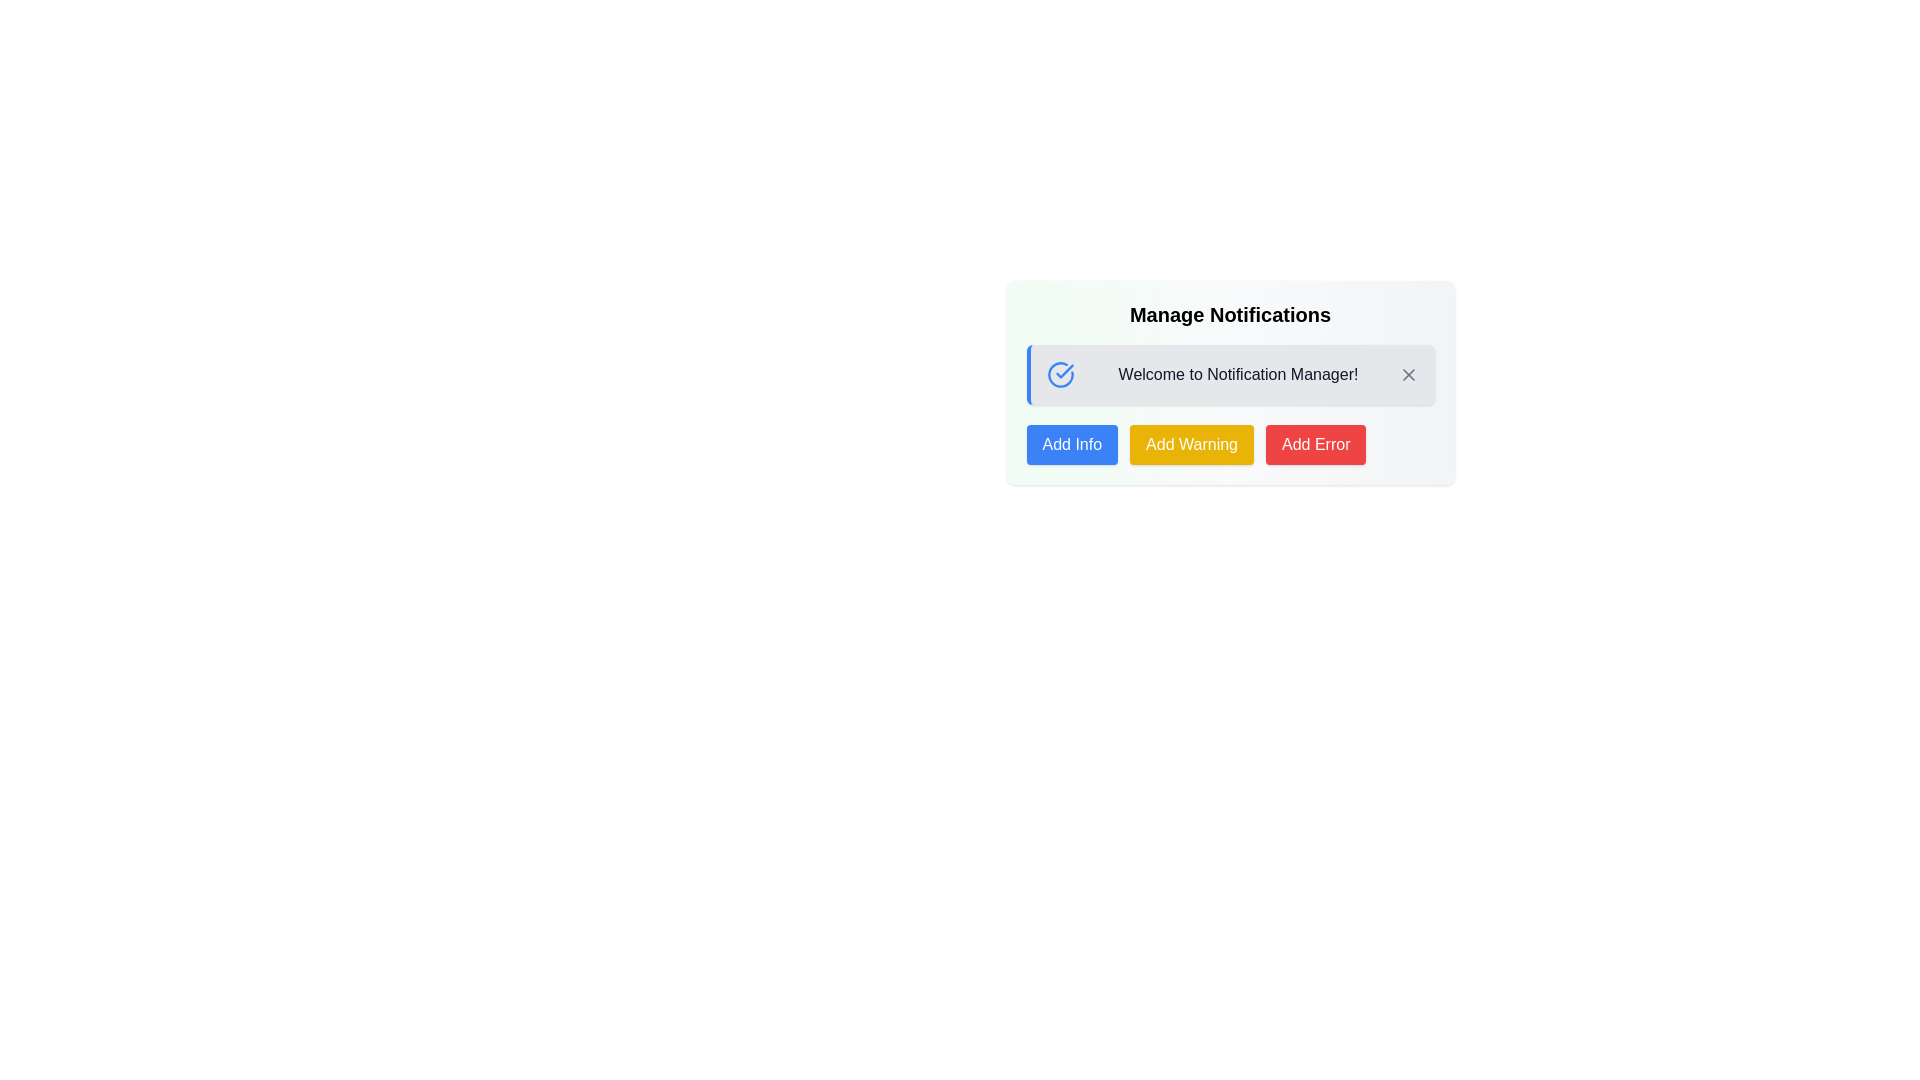 This screenshot has width=1920, height=1080. What do you see at coordinates (1059, 374) in the screenshot?
I see `the success confirmation icon located to the left of the 'Welcome to Notification Manager!' text in the notification layout` at bounding box center [1059, 374].